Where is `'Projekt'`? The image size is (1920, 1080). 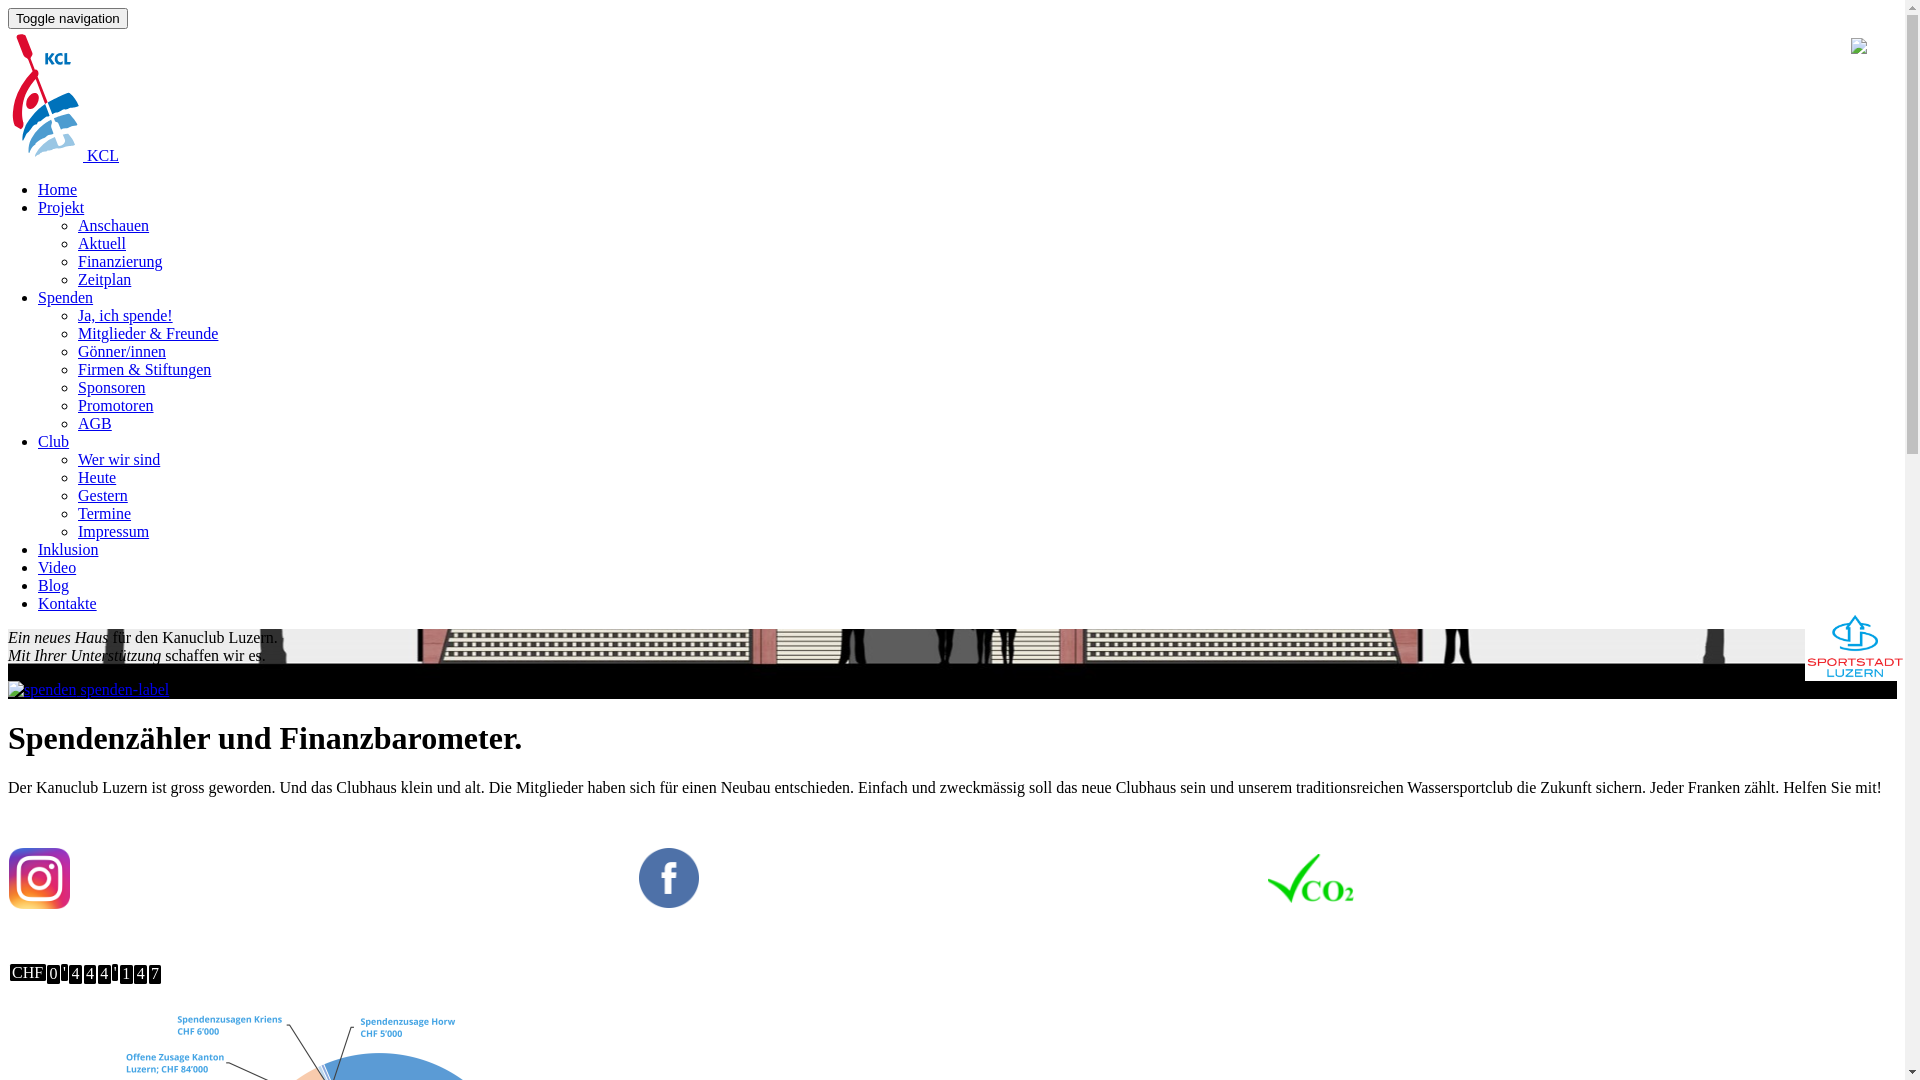
'Projekt' is located at coordinates (61, 207).